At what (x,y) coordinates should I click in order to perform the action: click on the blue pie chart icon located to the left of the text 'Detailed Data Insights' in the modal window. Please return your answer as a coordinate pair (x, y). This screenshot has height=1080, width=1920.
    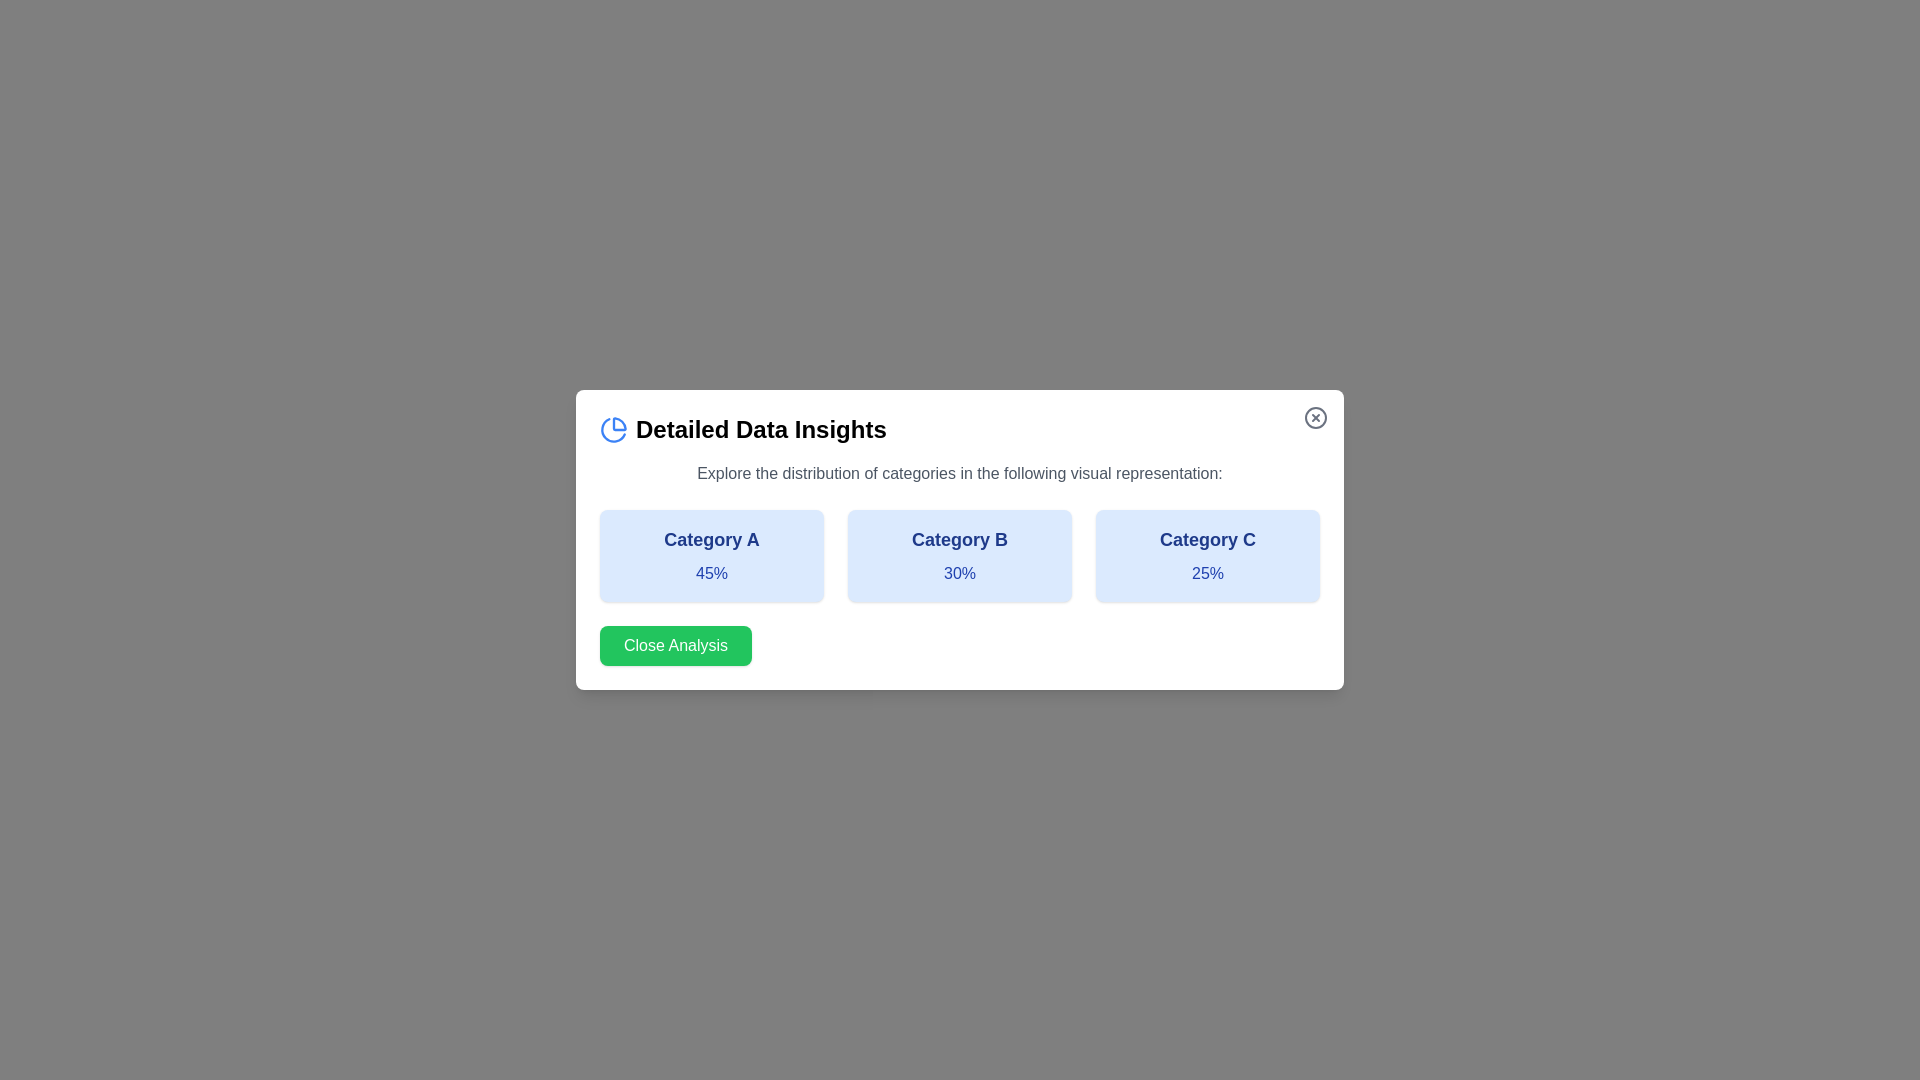
    Looking at the image, I should click on (613, 428).